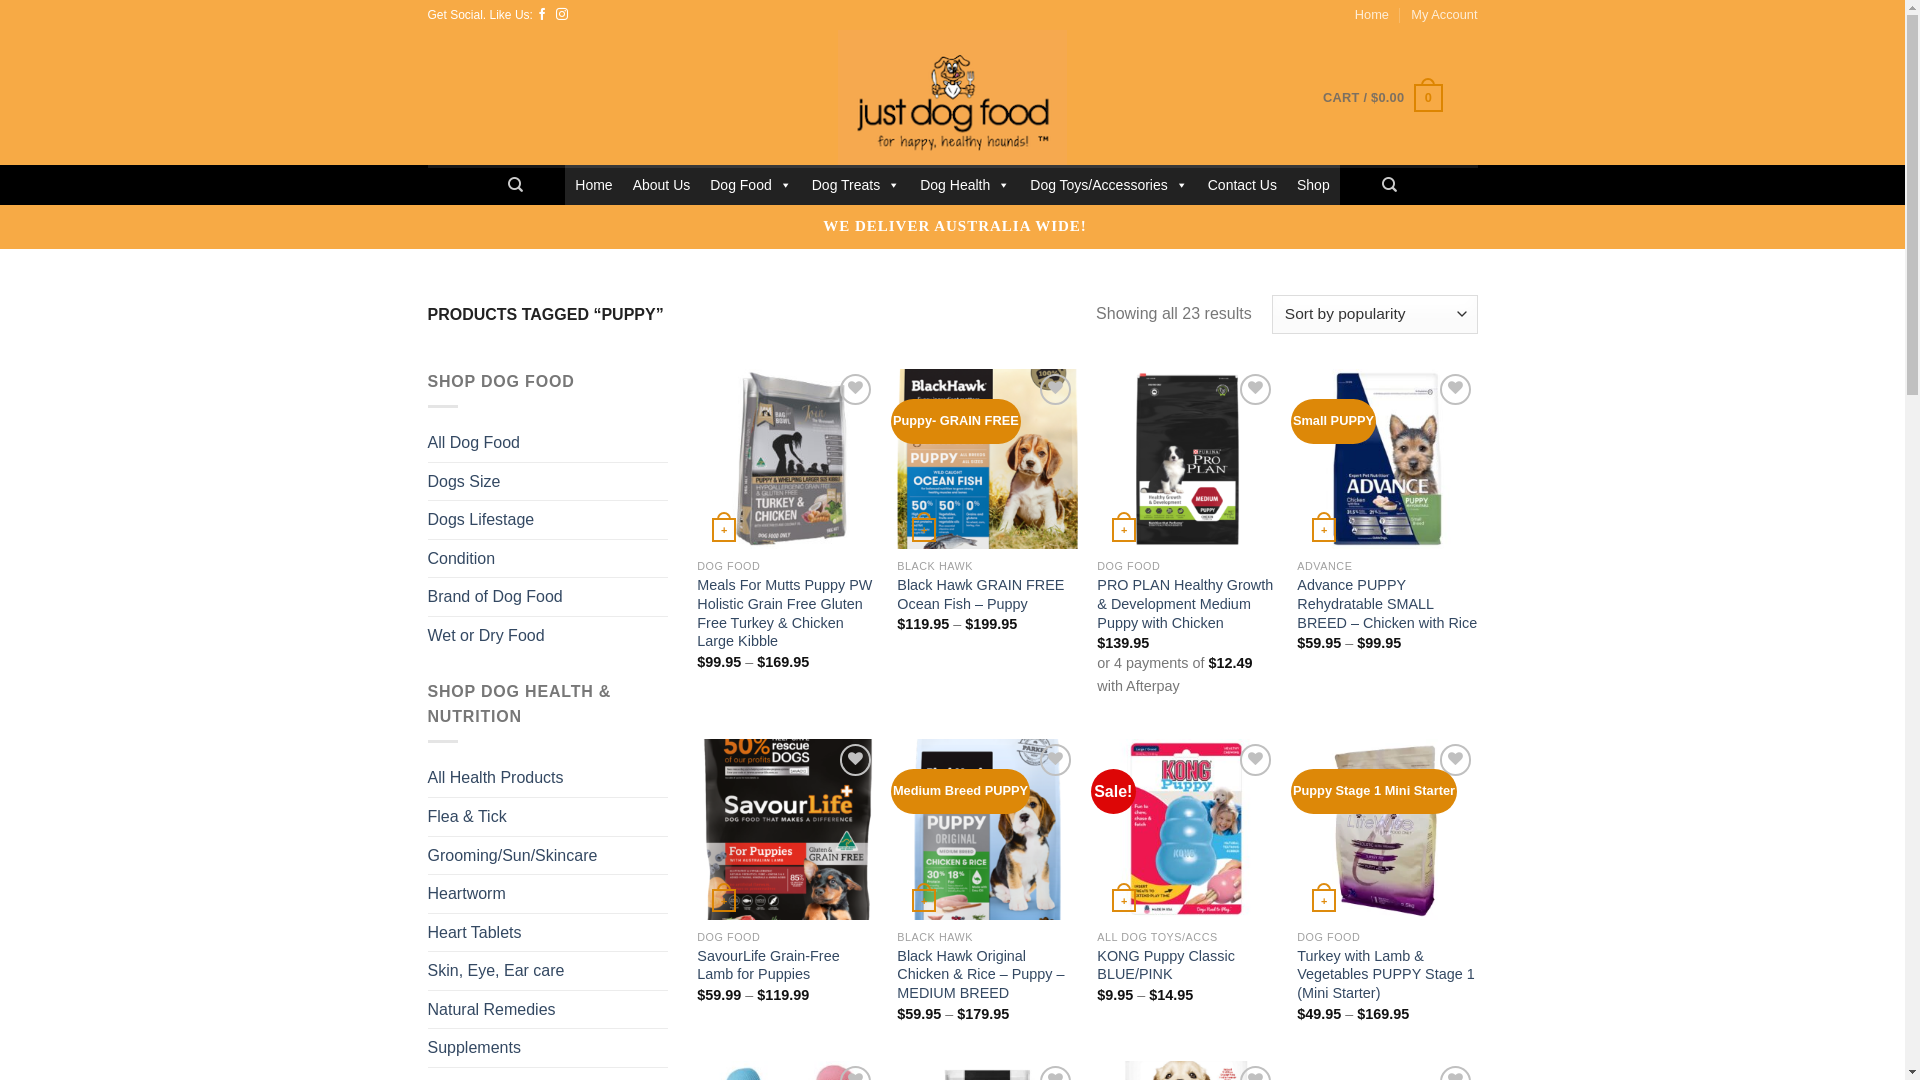  I want to click on 'Dog Treats', so click(855, 185).